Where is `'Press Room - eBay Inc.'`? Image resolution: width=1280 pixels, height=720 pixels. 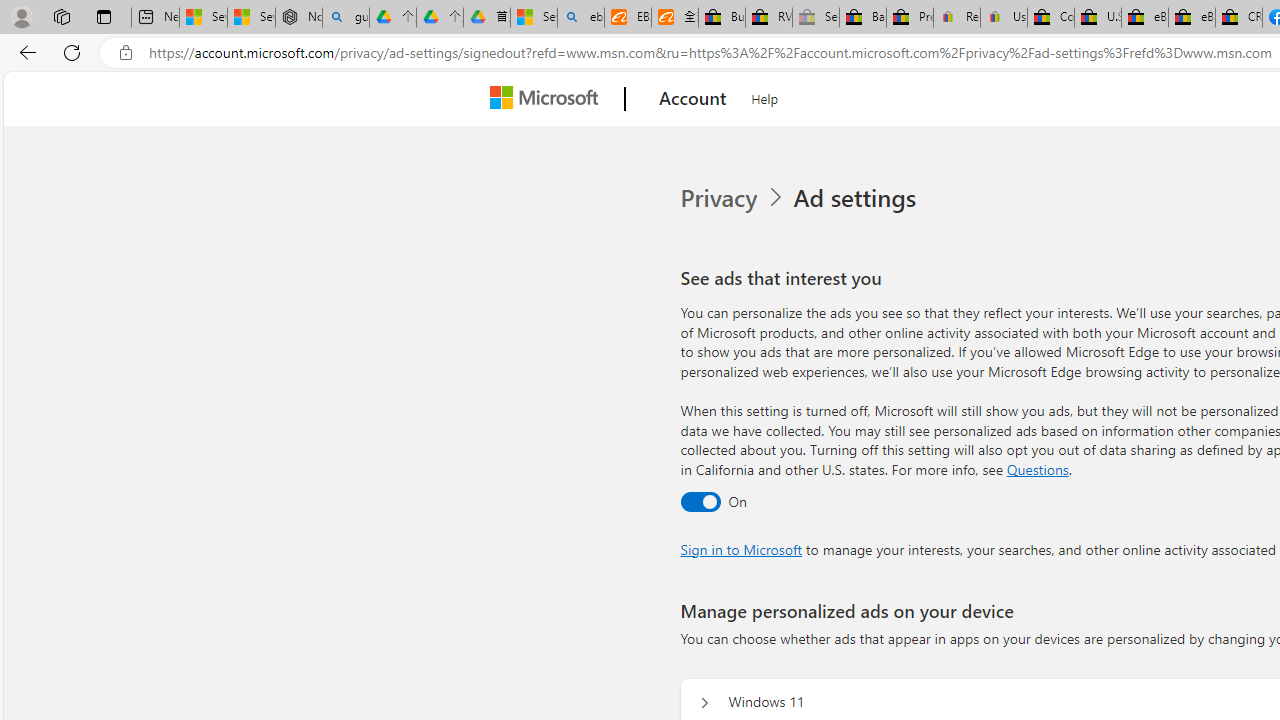
'Press Room - eBay Inc.' is located at coordinates (909, 17).